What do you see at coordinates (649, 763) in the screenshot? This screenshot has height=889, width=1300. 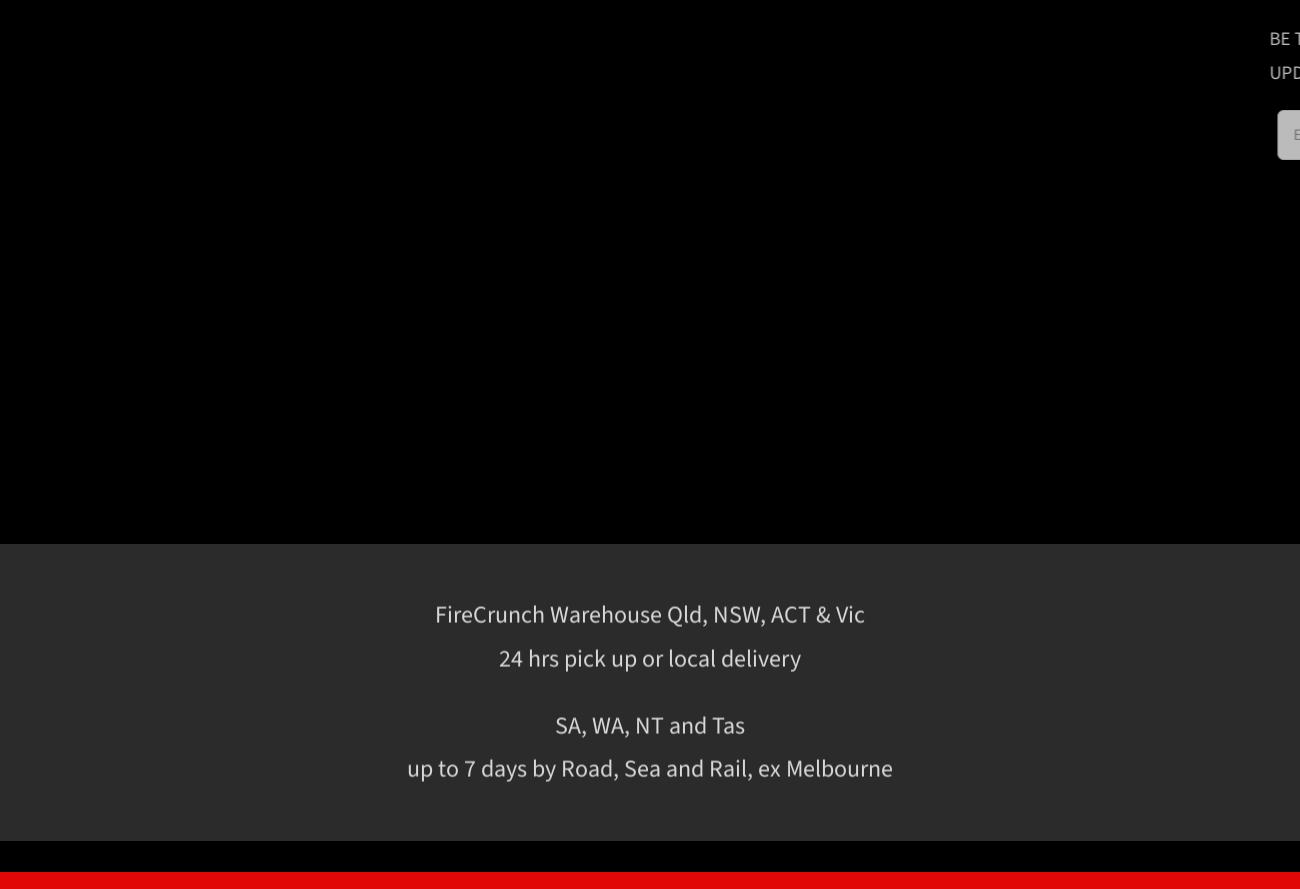 I see `'Impact Resistance'` at bounding box center [649, 763].